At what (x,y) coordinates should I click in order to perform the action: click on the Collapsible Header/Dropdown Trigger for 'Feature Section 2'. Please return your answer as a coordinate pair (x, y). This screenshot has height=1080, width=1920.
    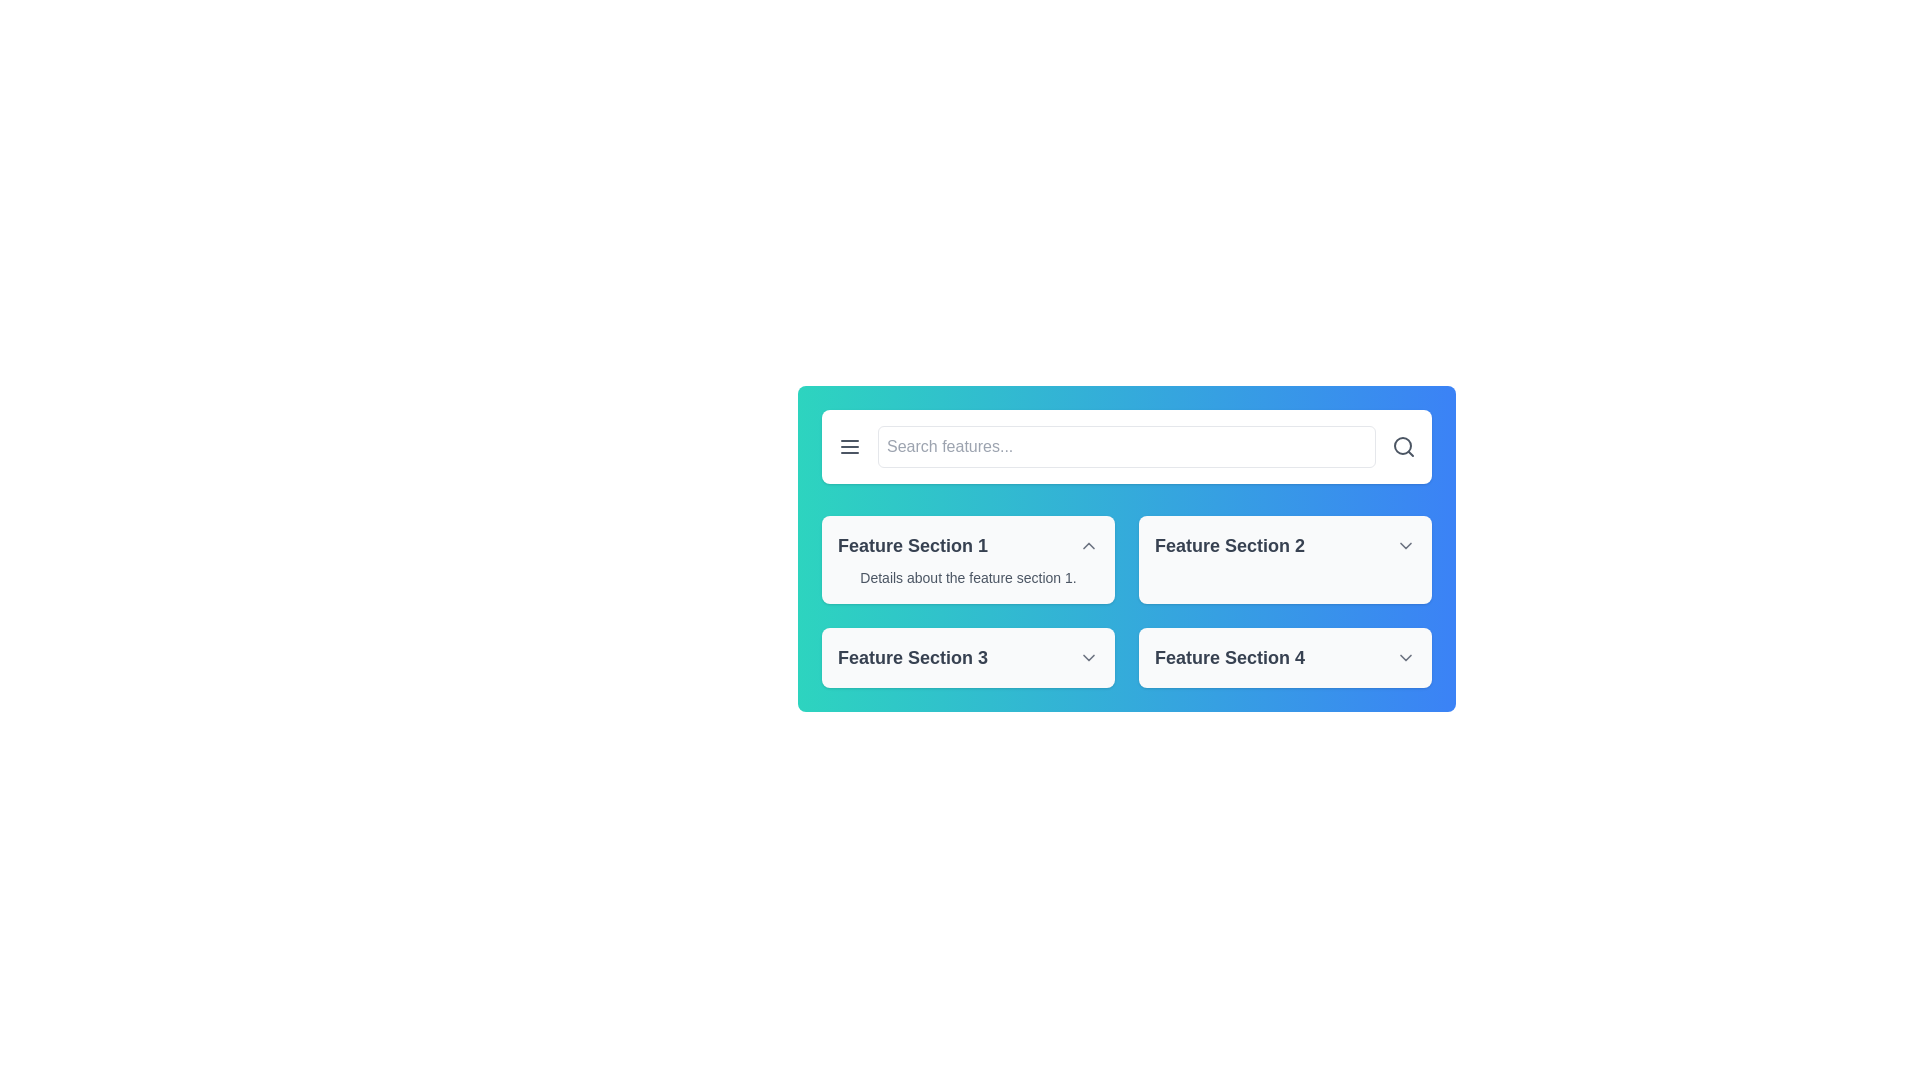
    Looking at the image, I should click on (1285, 546).